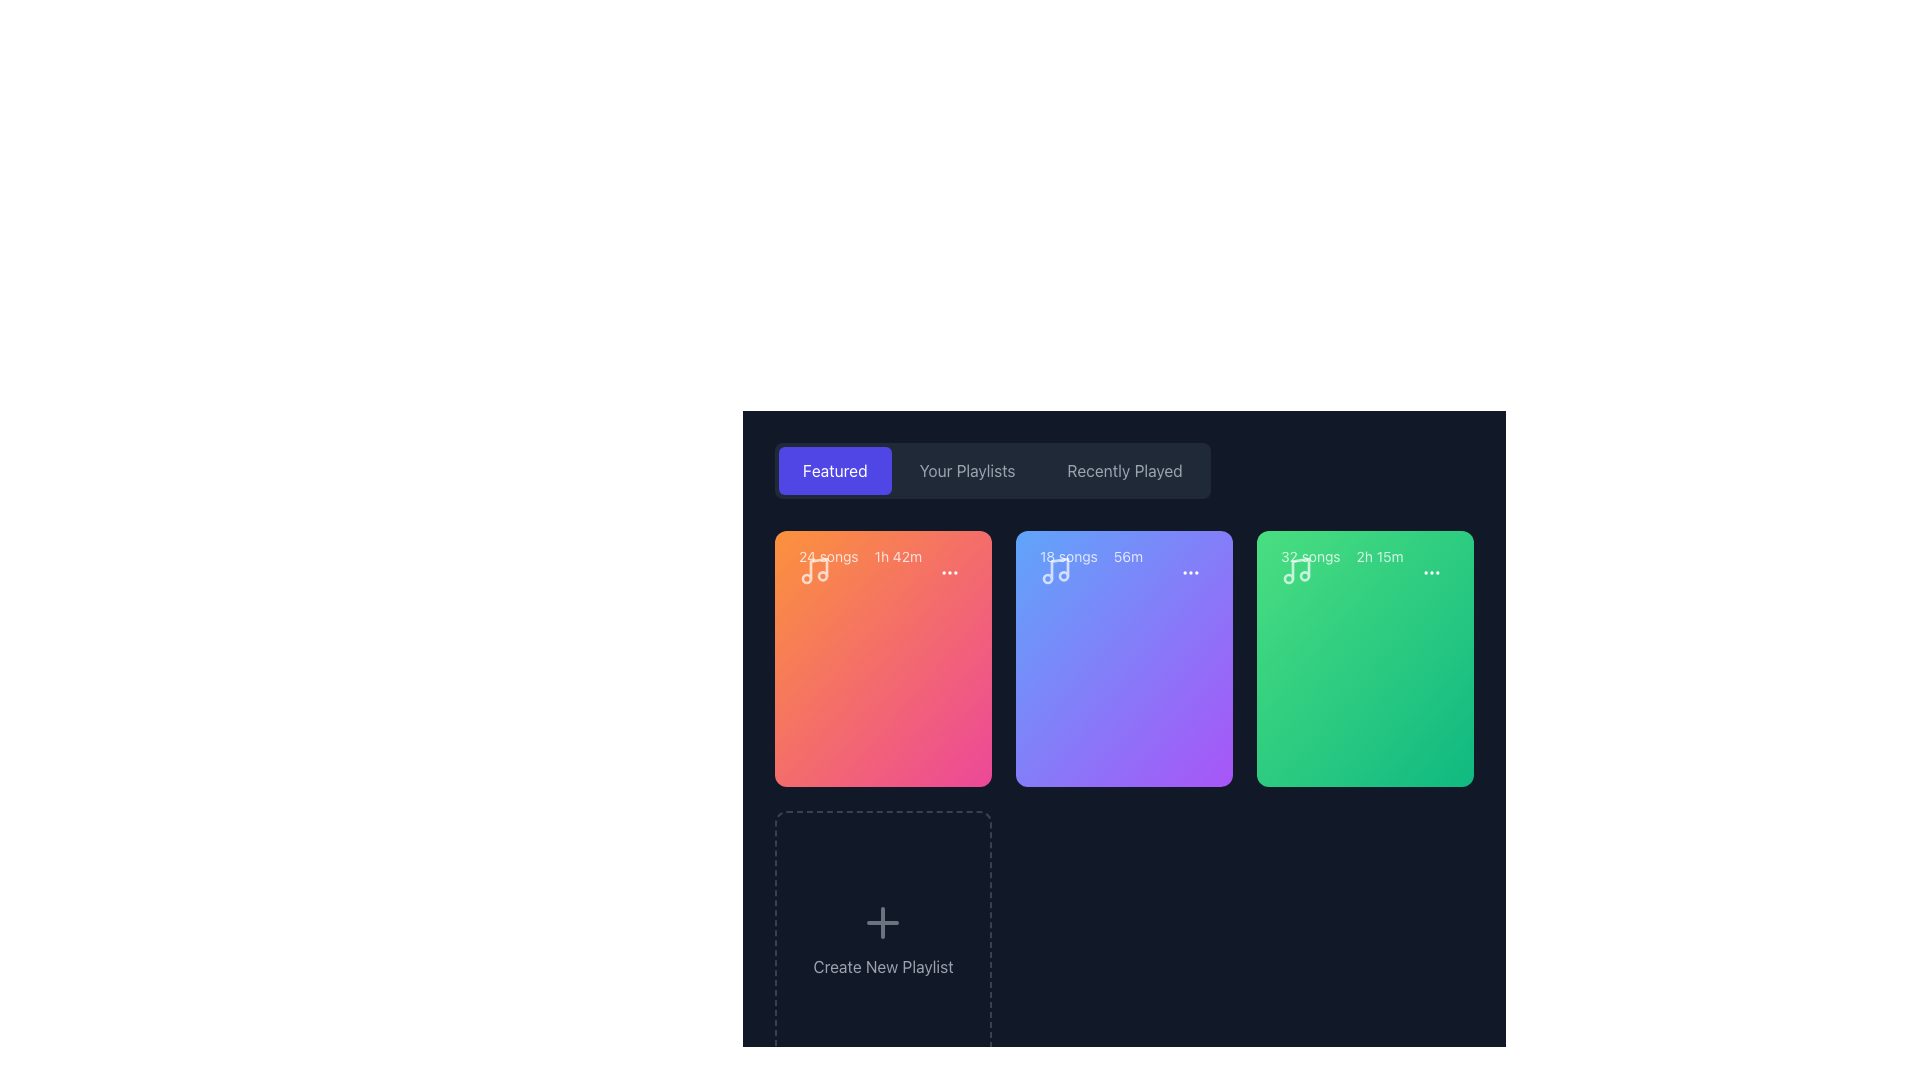 This screenshot has height=1080, width=1920. Describe the element at coordinates (1059, 569) in the screenshot. I see `the vertical music note icon` at that location.